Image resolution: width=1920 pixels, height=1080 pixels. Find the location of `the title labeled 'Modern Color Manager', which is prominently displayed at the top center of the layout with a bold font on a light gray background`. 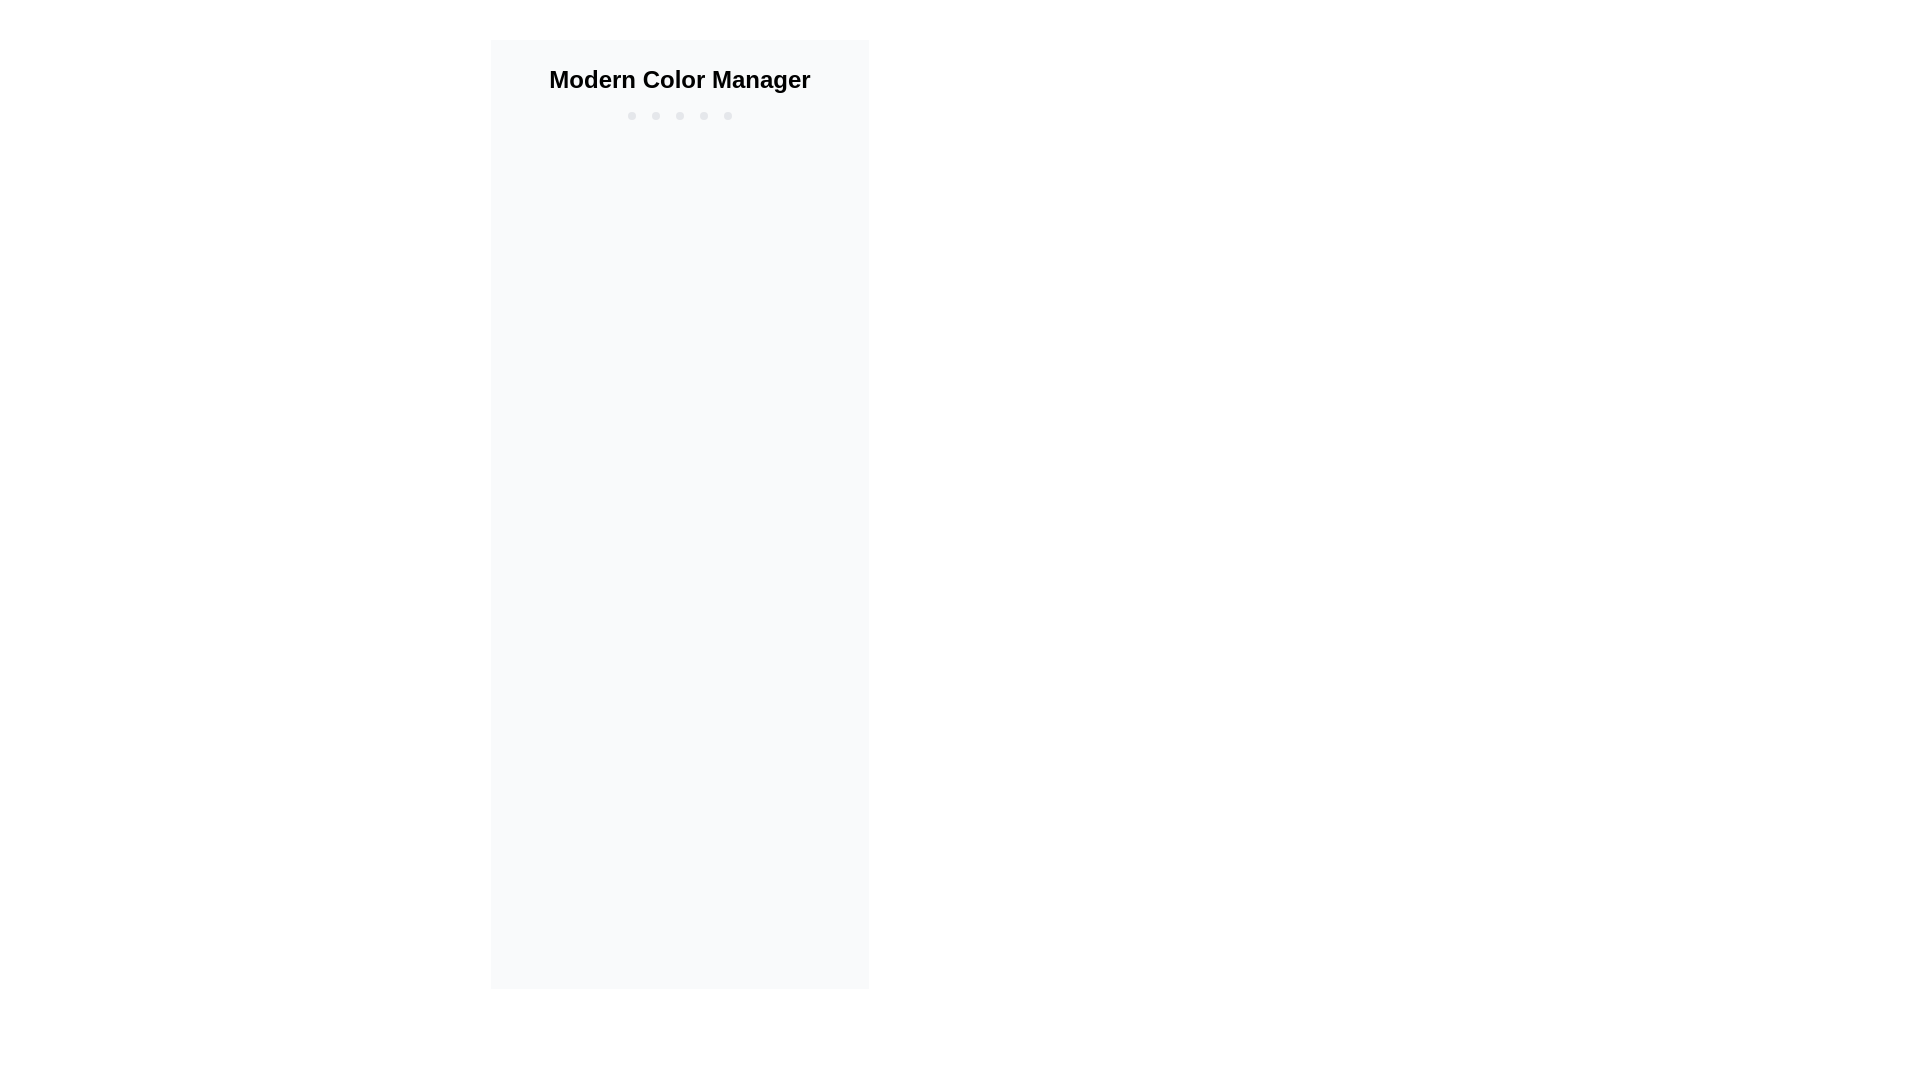

the title labeled 'Modern Color Manager', which is prominently displayed at the top center of the layout with a bold font on a light gray background is located at coordinates (680, 79).